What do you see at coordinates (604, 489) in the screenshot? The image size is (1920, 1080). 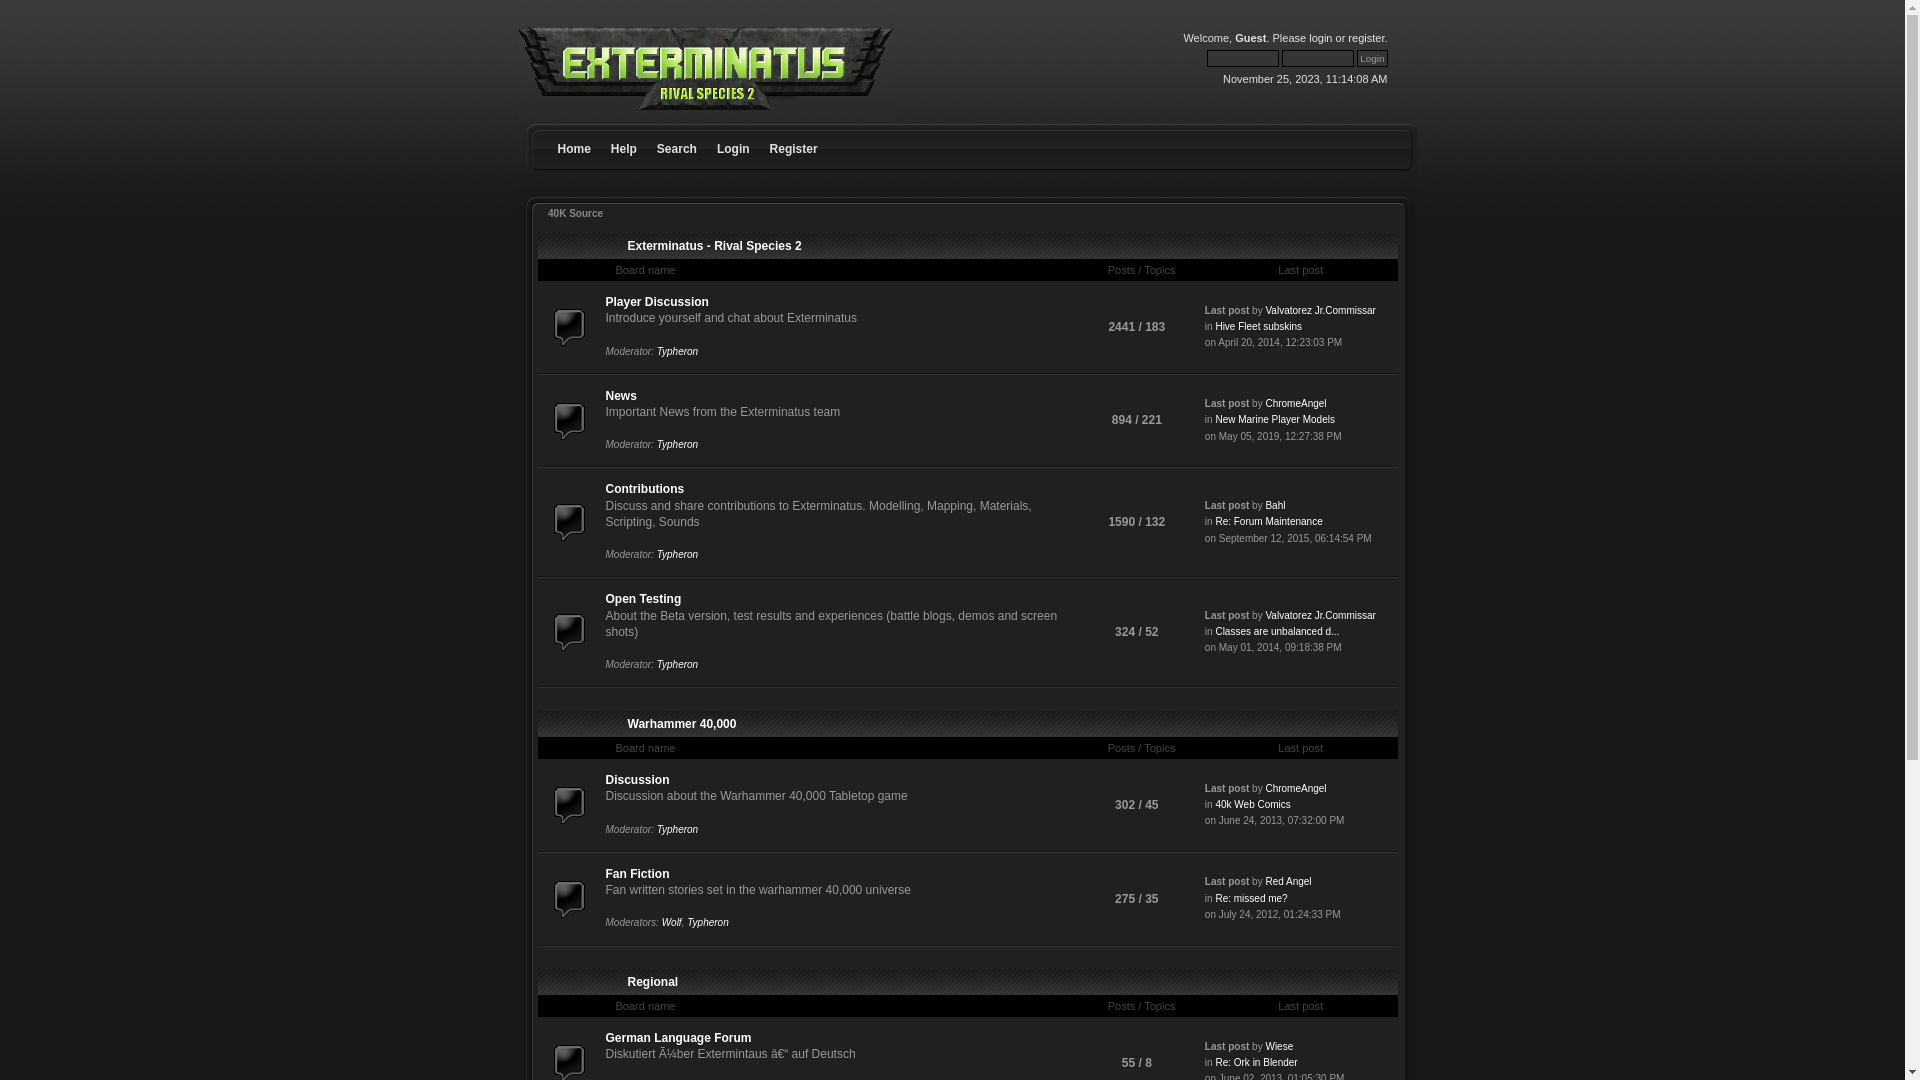 I see `'Contributions'` at bounding box center [604, 489].